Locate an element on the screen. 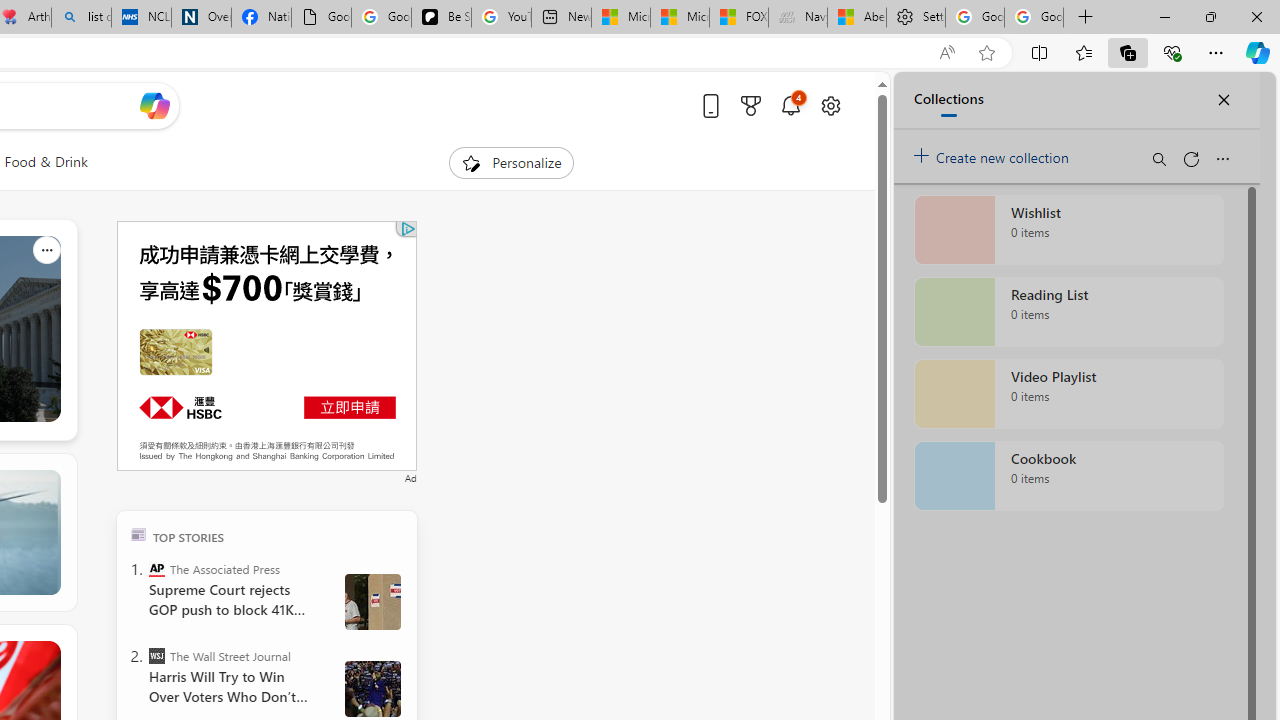  'Open Copilot' is located at coordinates (154, 105).